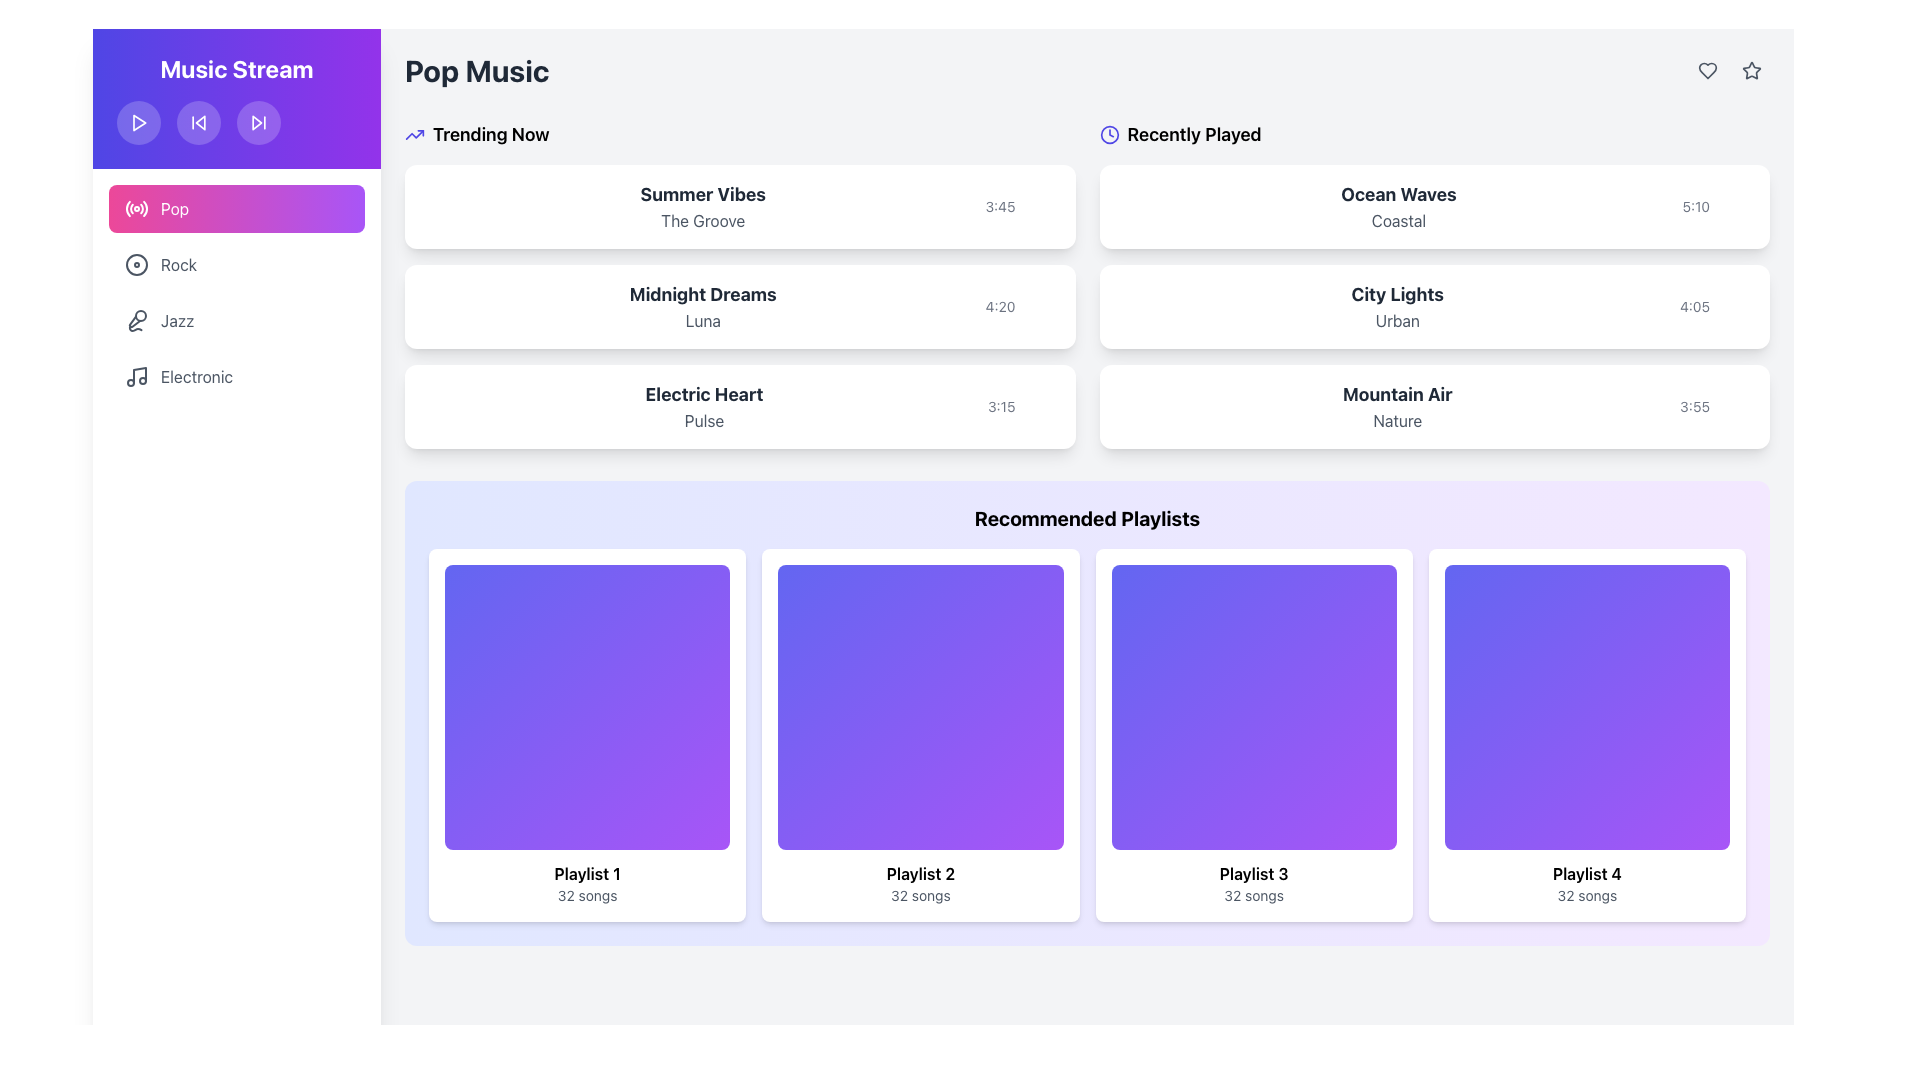 This screenshot has height=1080, width=1920. I want to click on the music note icon located in the navigation menu next to the 'Electronic' label, which represents a musical concept, so click(138, 374).